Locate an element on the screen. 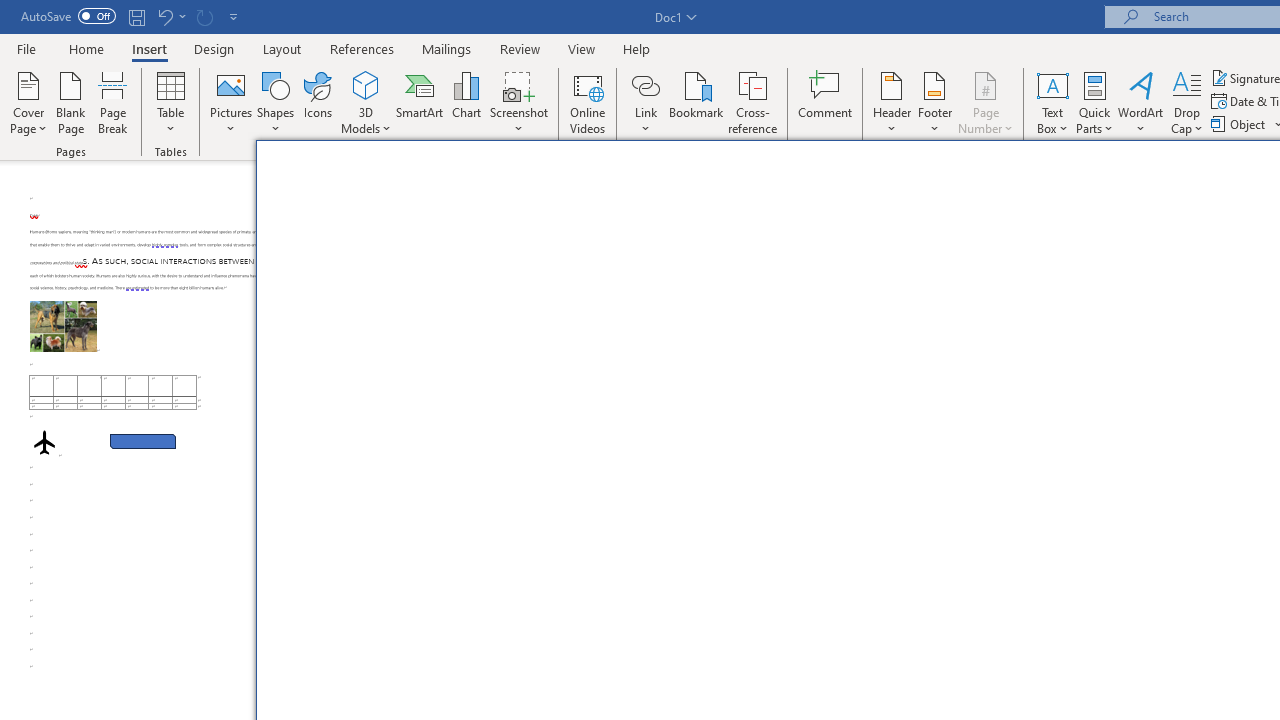 The height and width of the screenshot is (720, 1280). 'Cover Page' is located at coordinates (28, 103).